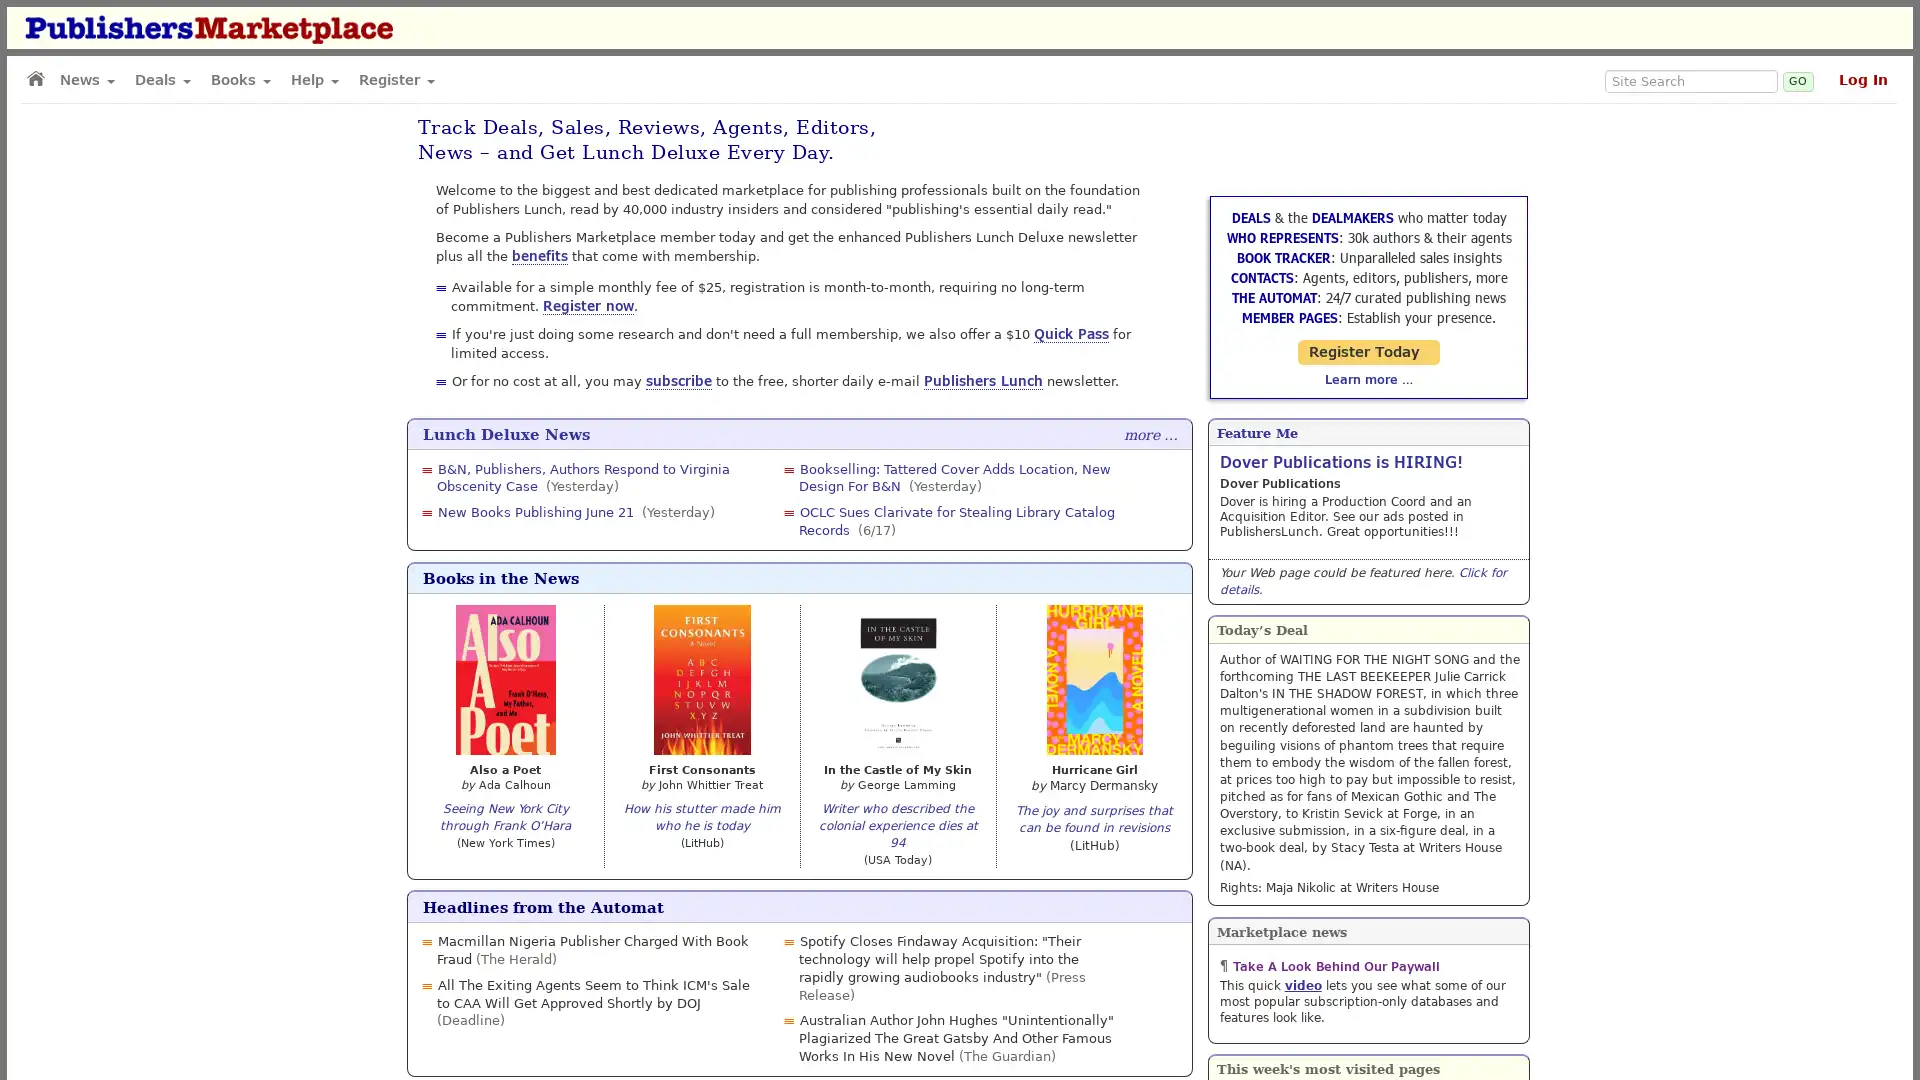  I want to click on GO, so click(1798, 80).